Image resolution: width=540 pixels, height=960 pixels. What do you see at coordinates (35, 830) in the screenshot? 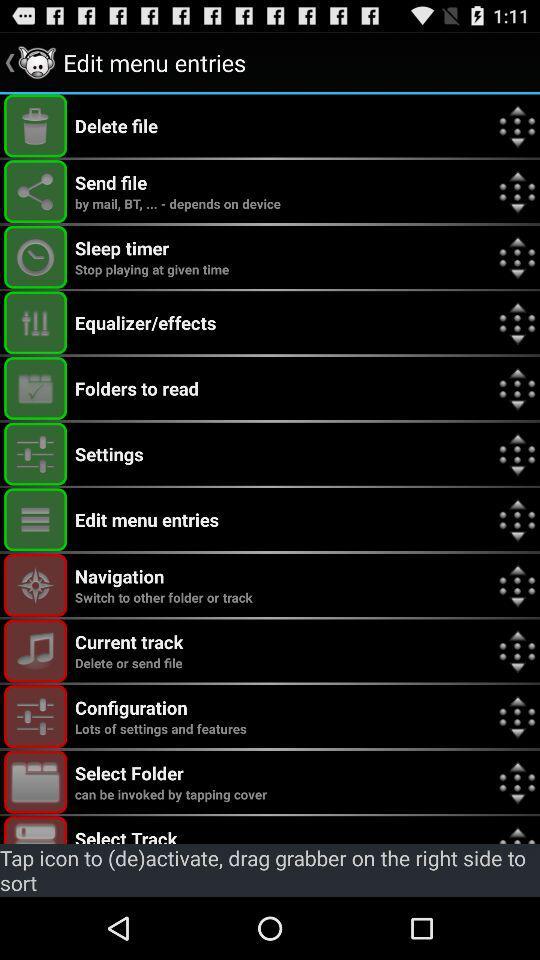
I see `track` at bounding box center [35, 830].